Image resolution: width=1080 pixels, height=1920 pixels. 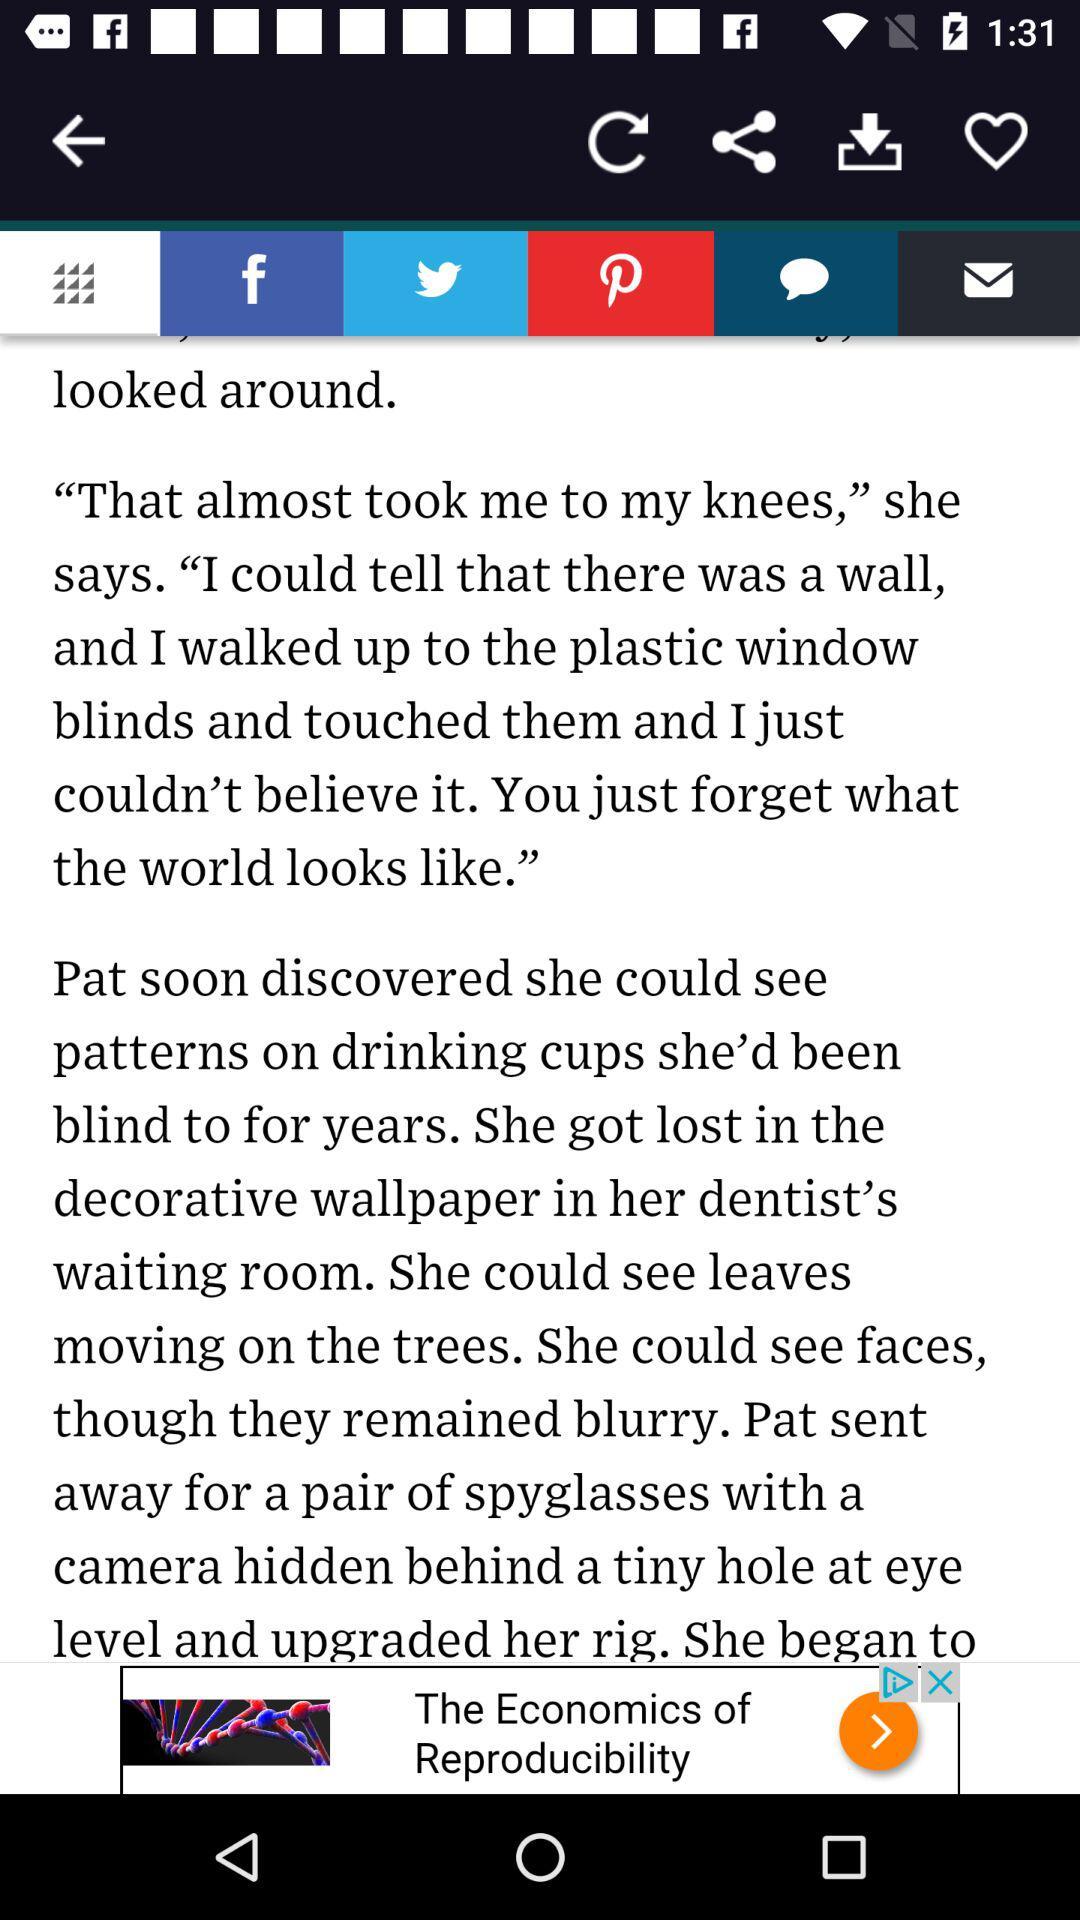 I want to click on forward, so click(x=744, y=140).